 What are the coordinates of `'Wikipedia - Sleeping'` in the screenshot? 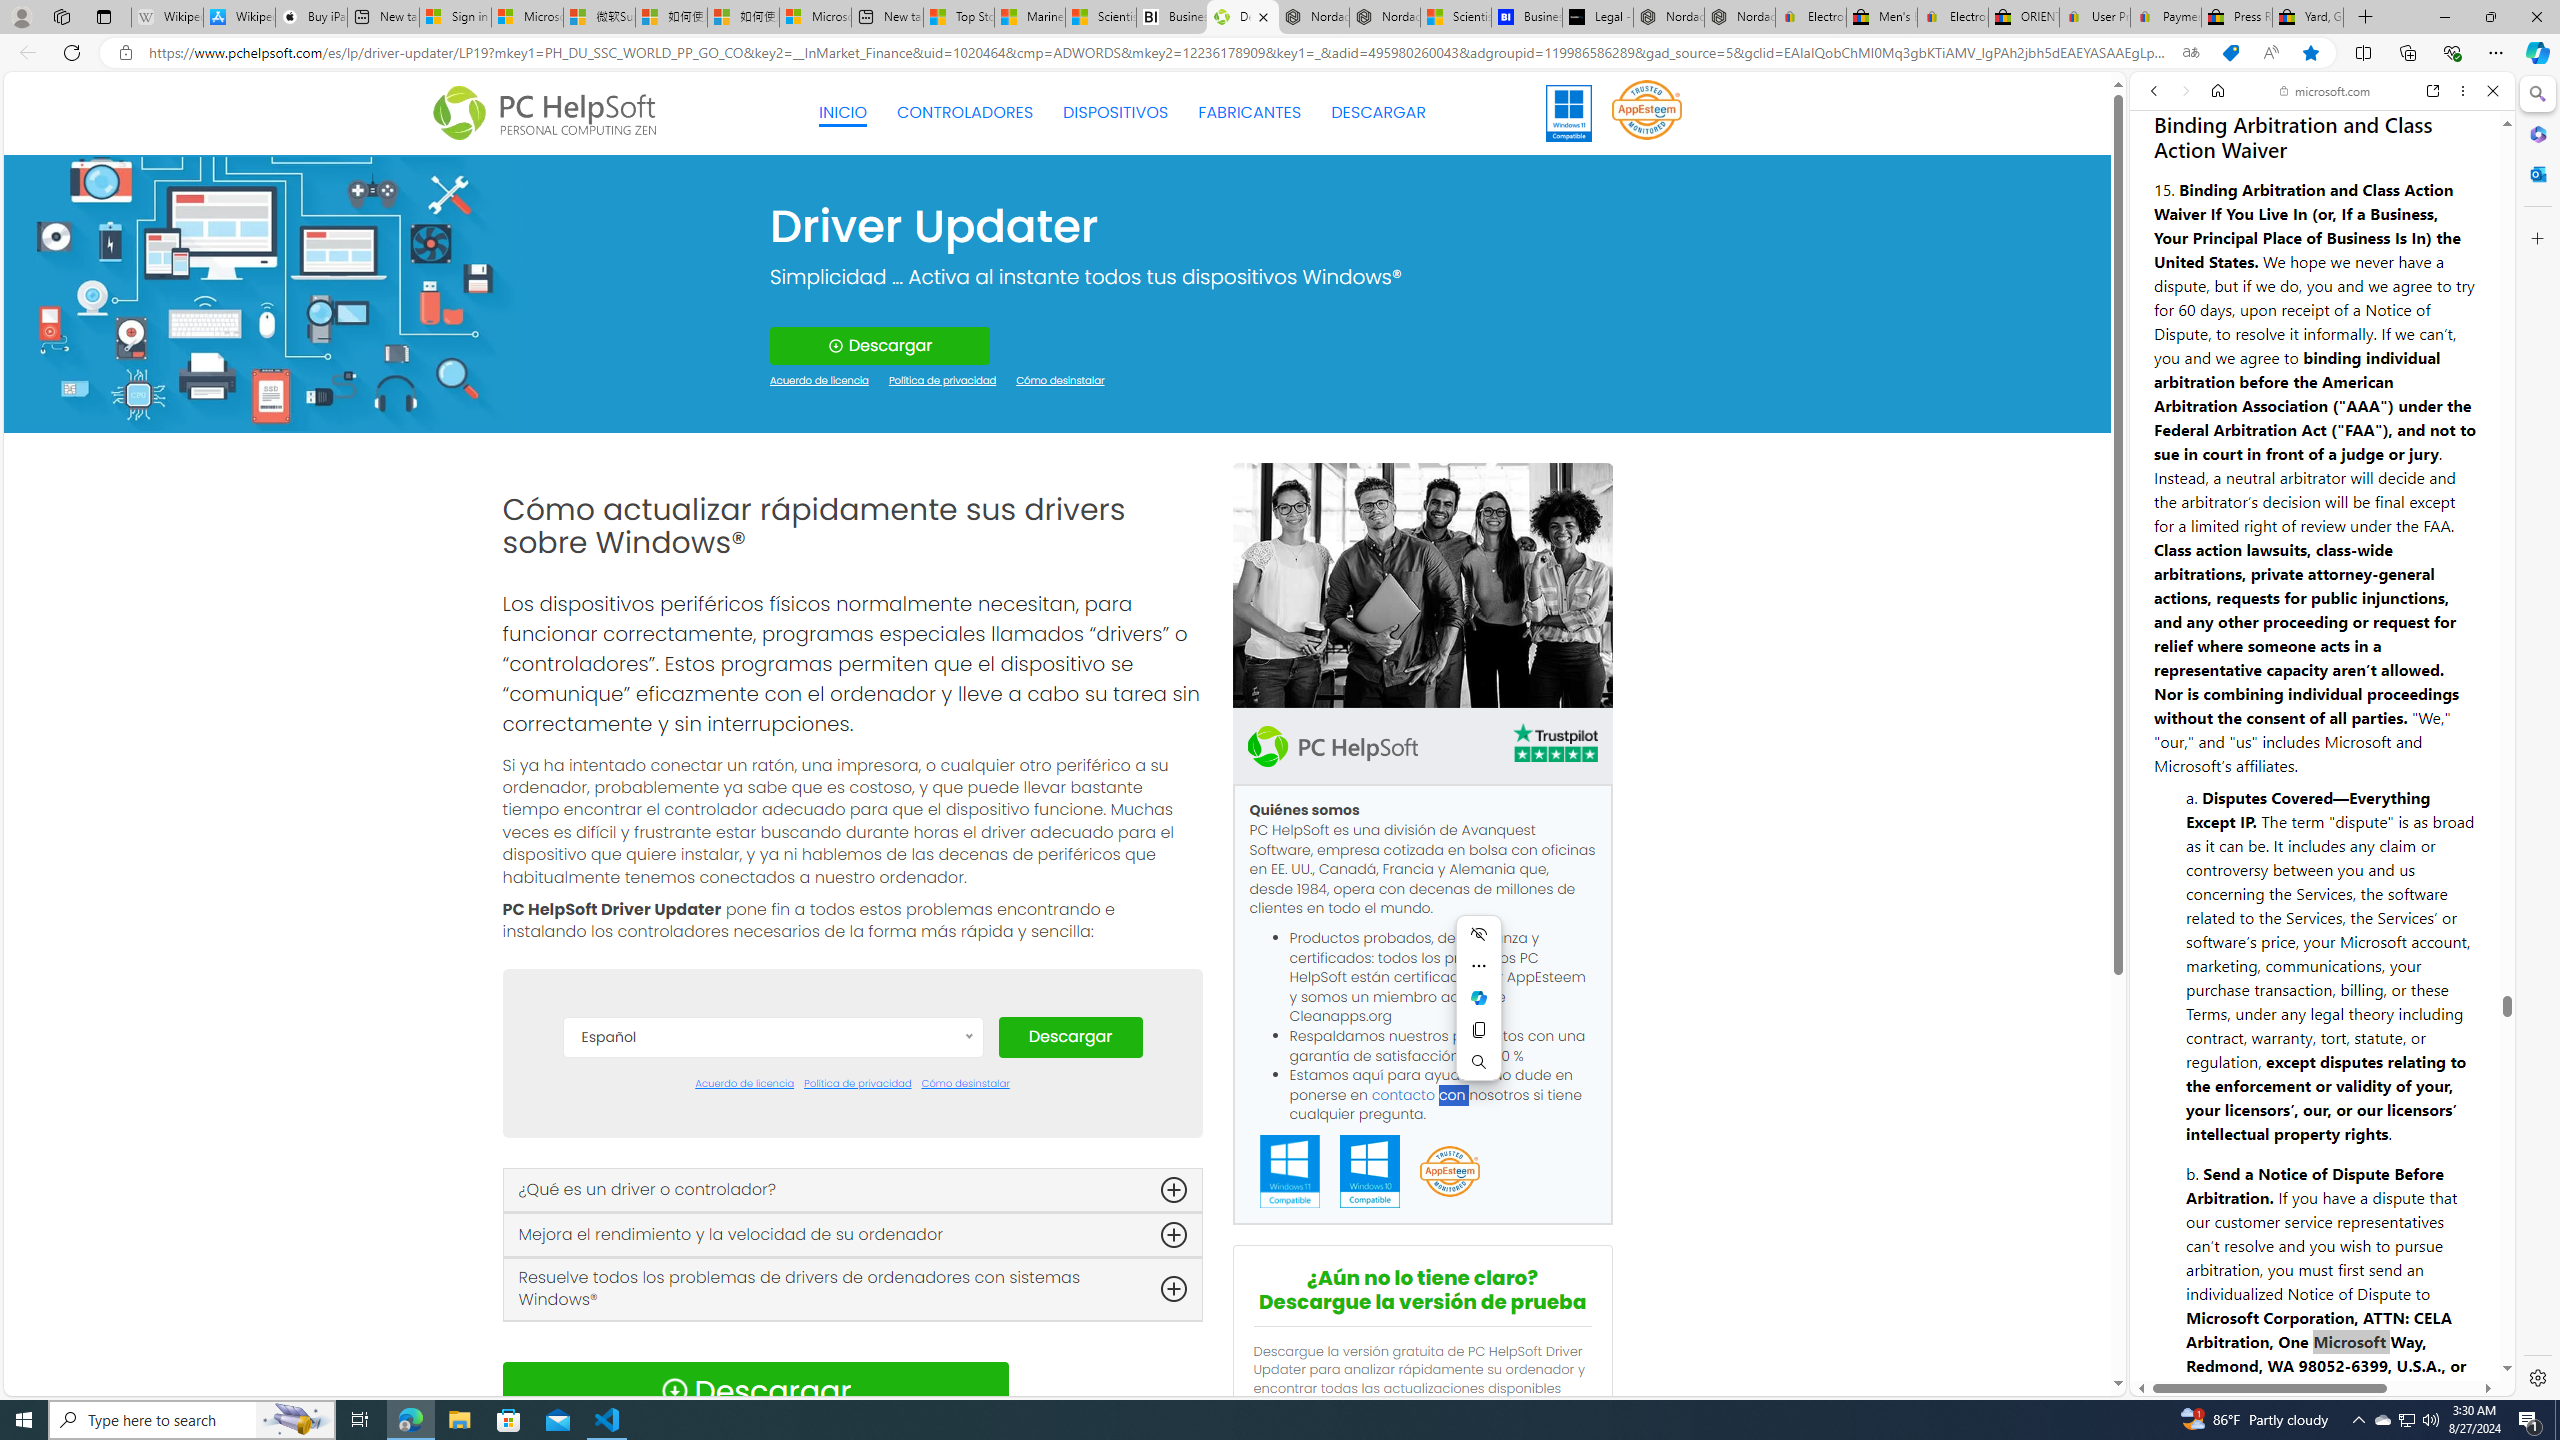 It's located at (167, 16).